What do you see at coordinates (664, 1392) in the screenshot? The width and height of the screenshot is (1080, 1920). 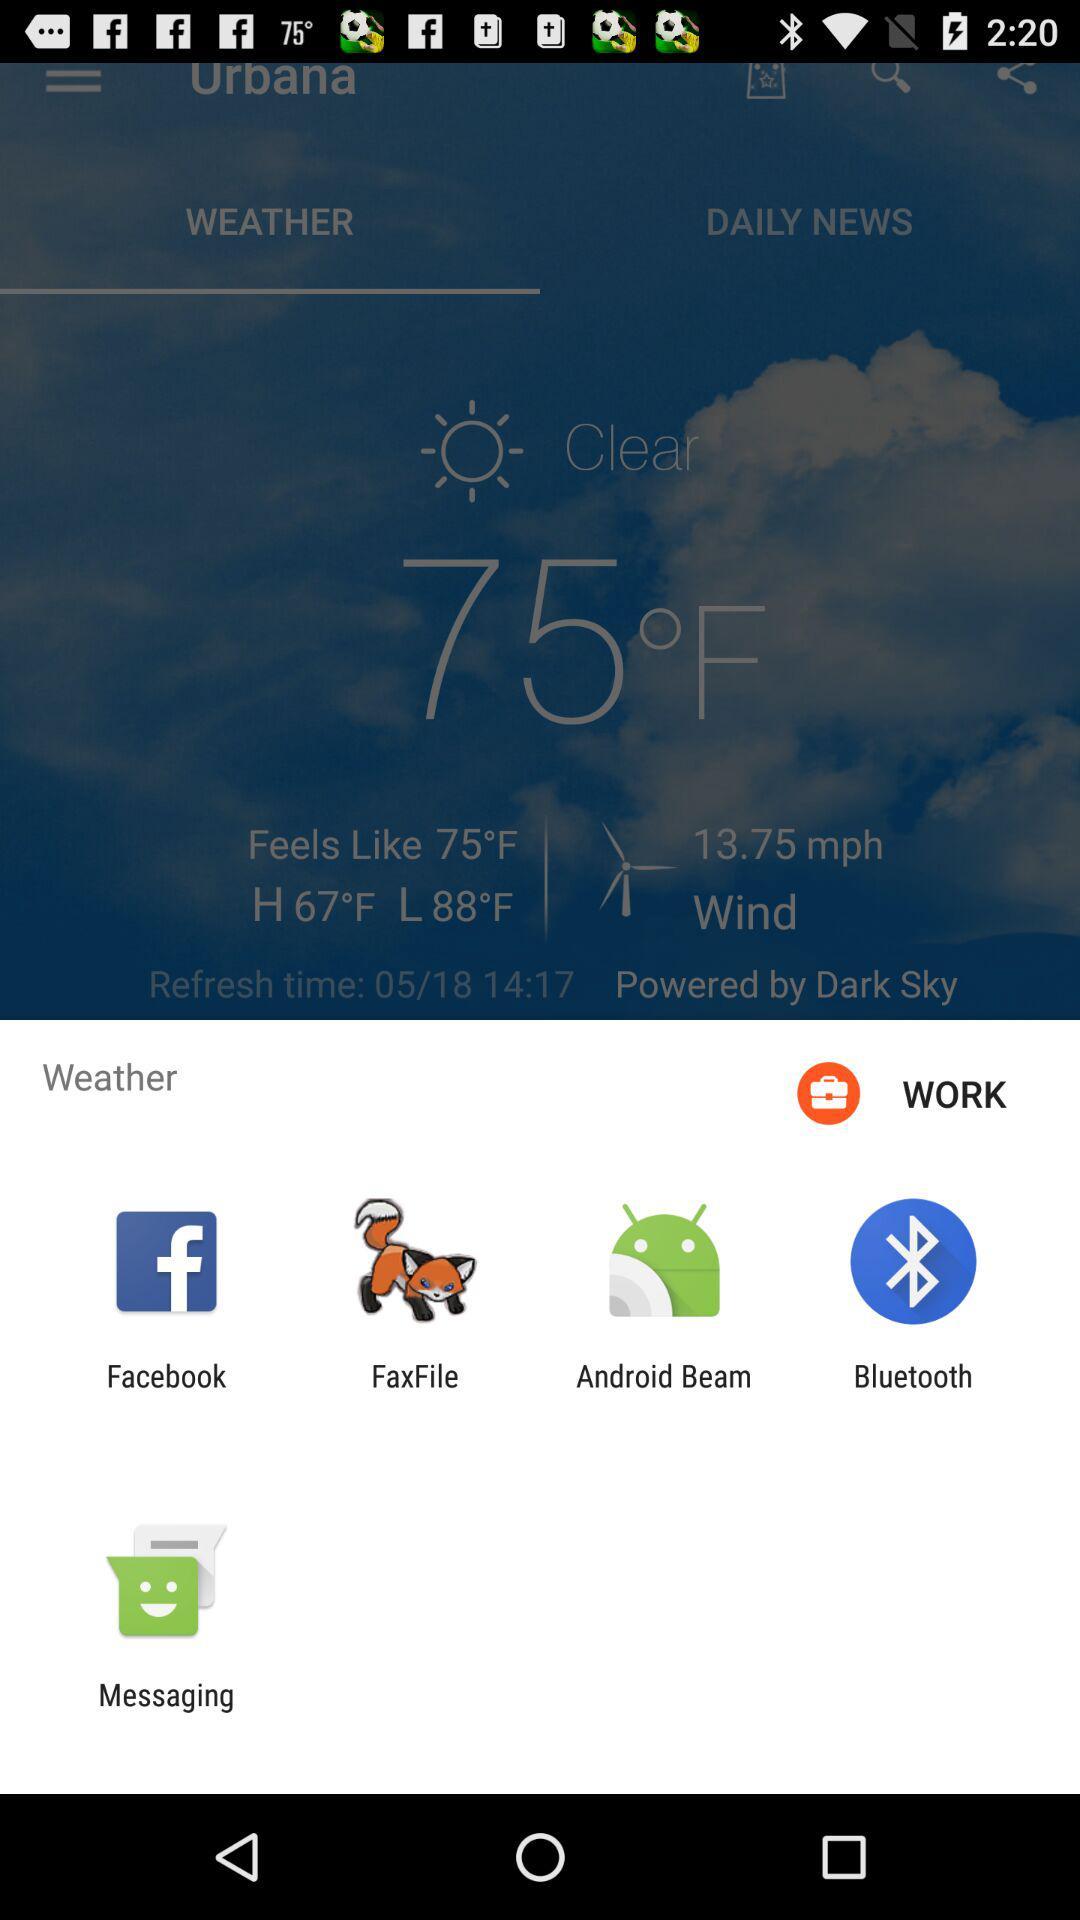 I see `the item next to bluetooth item` at bounding box center [664, 1392].